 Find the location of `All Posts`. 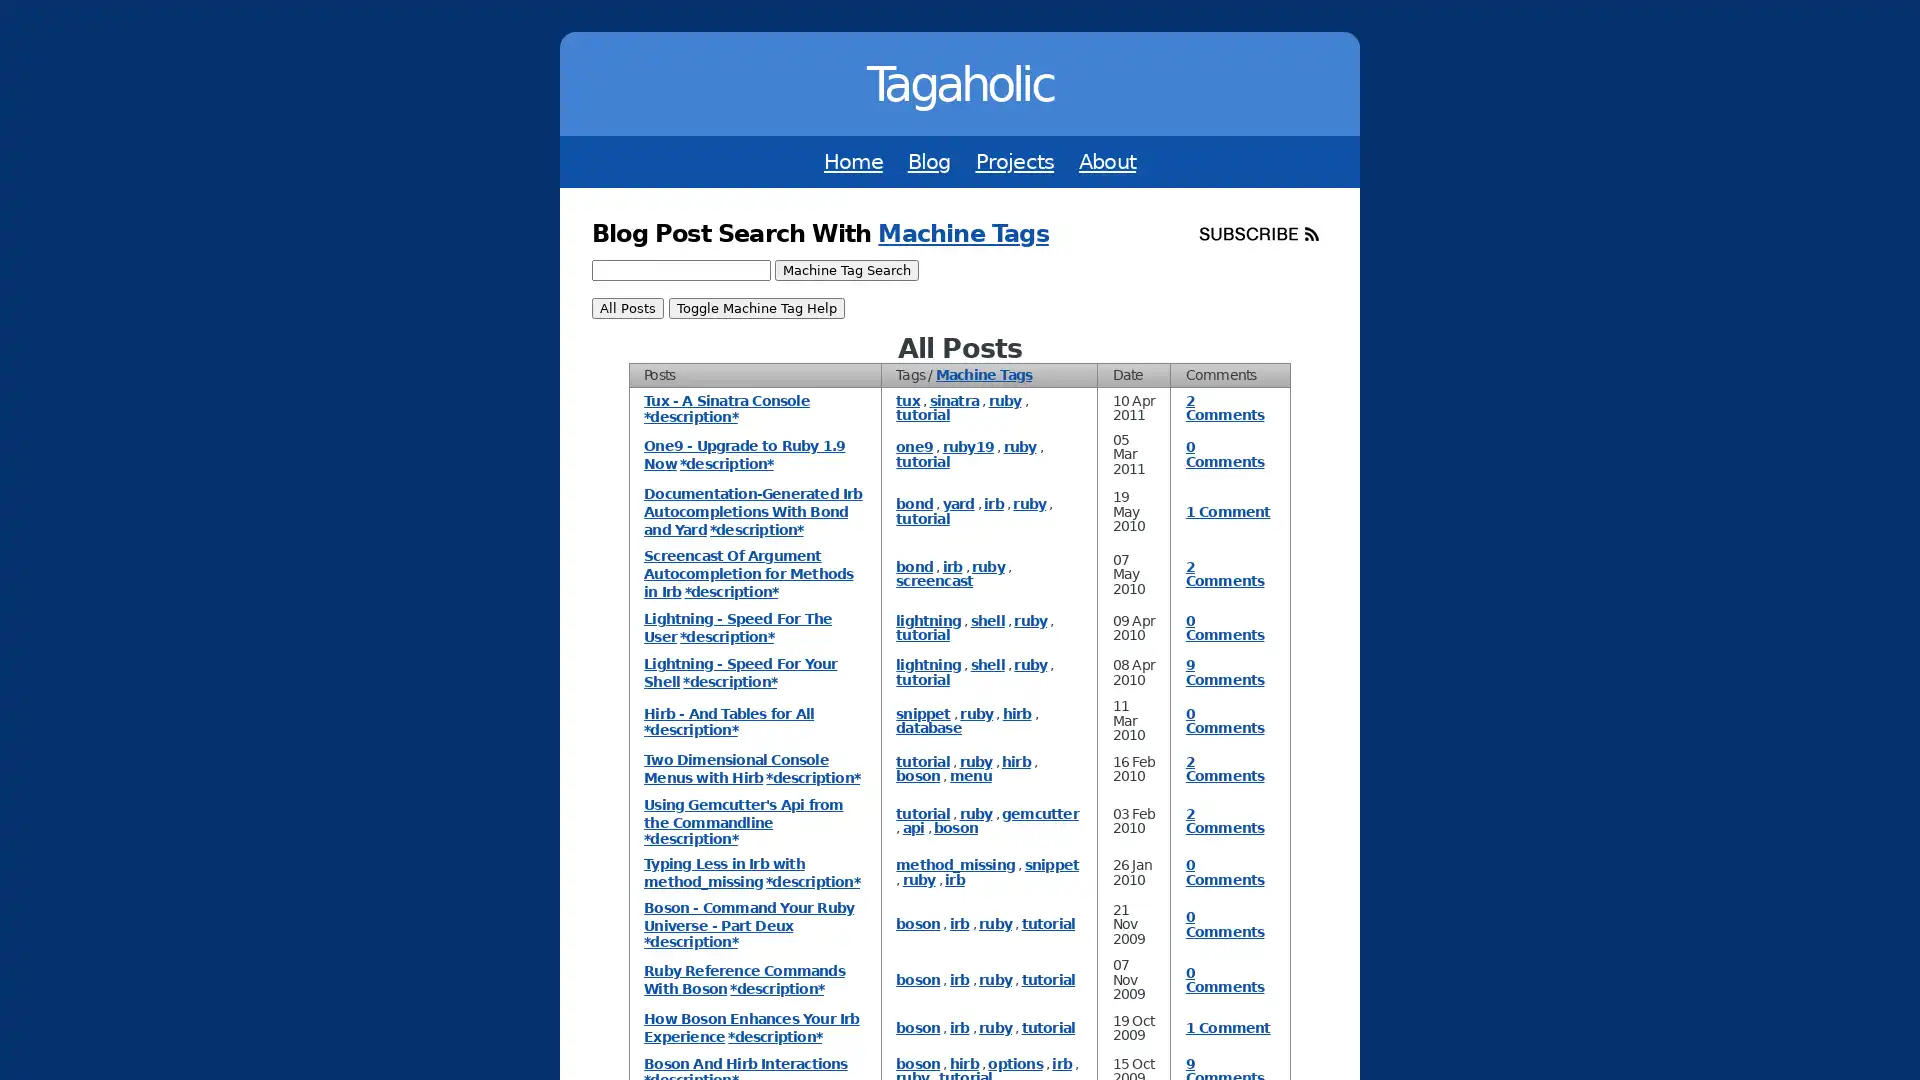

All Posts is located at coordinates (627, 308).